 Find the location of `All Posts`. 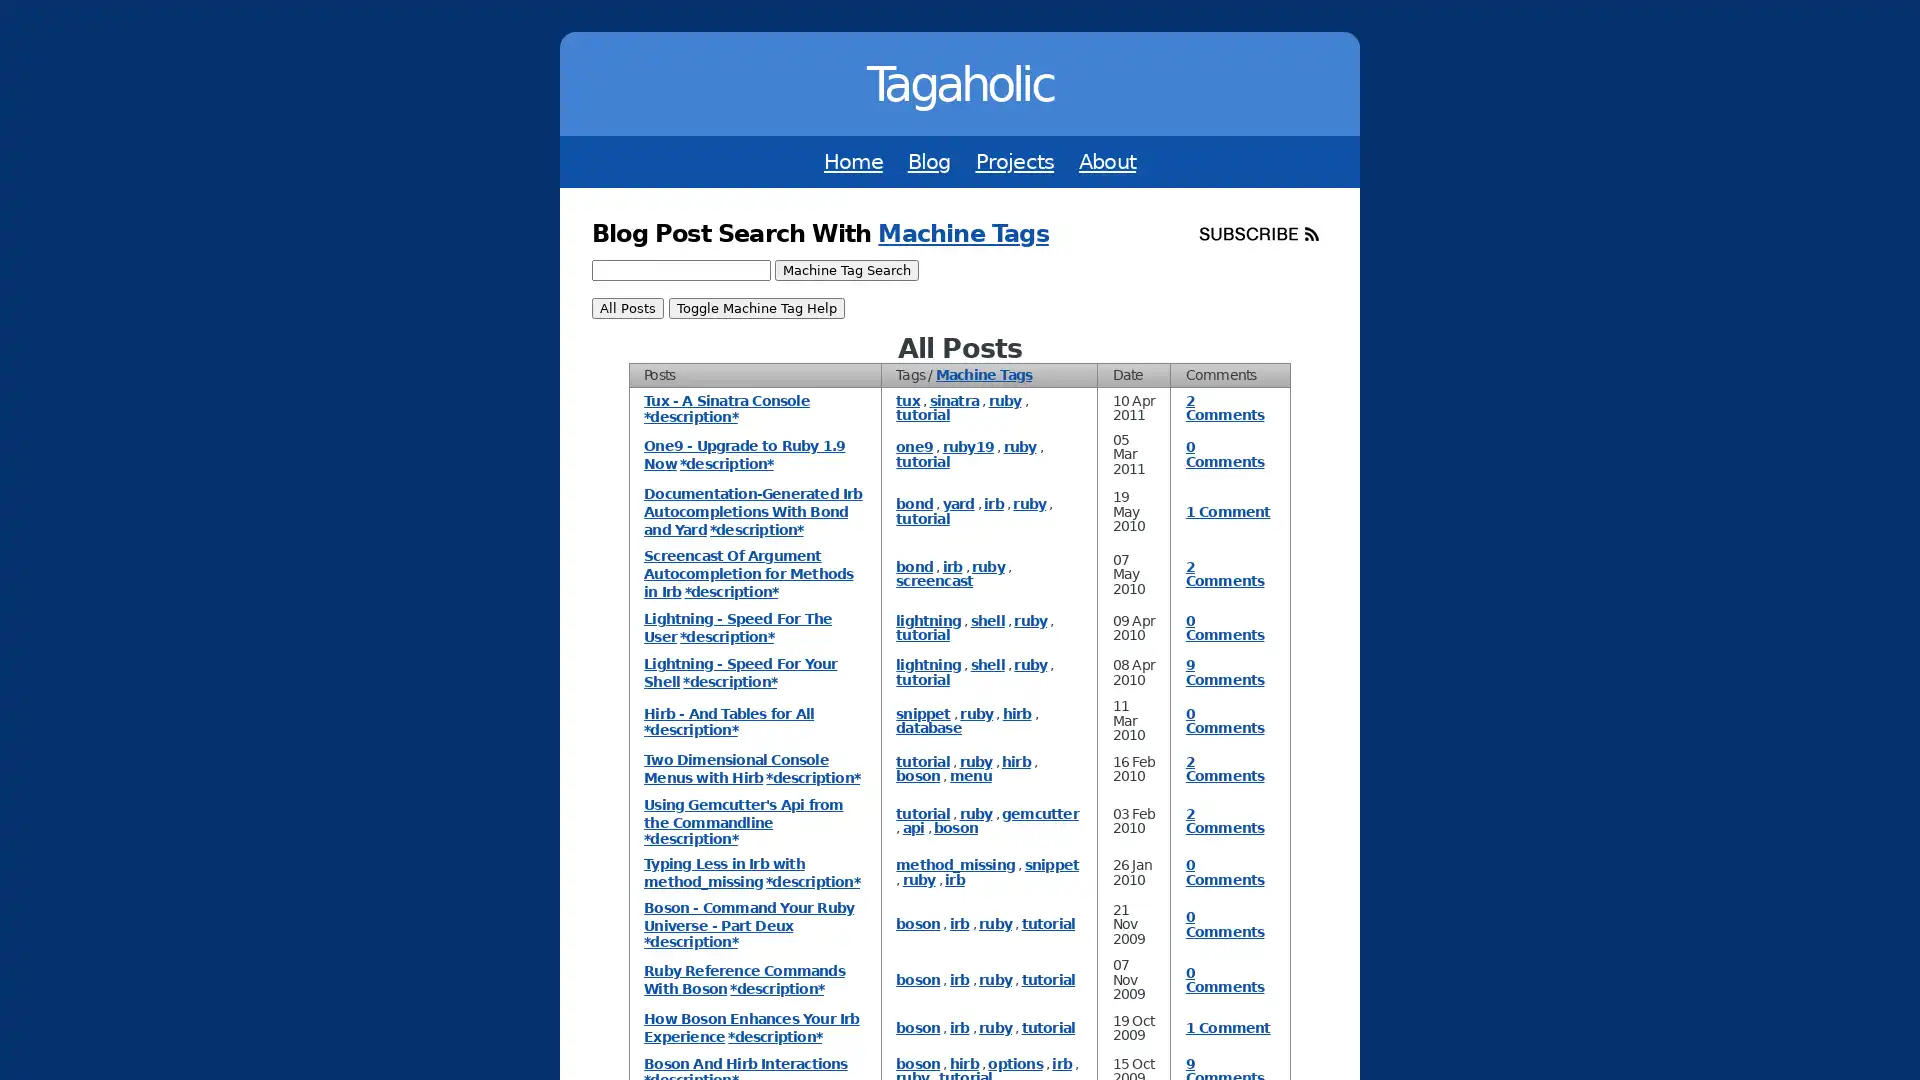

All Posts is located at coordinates (627, 308).